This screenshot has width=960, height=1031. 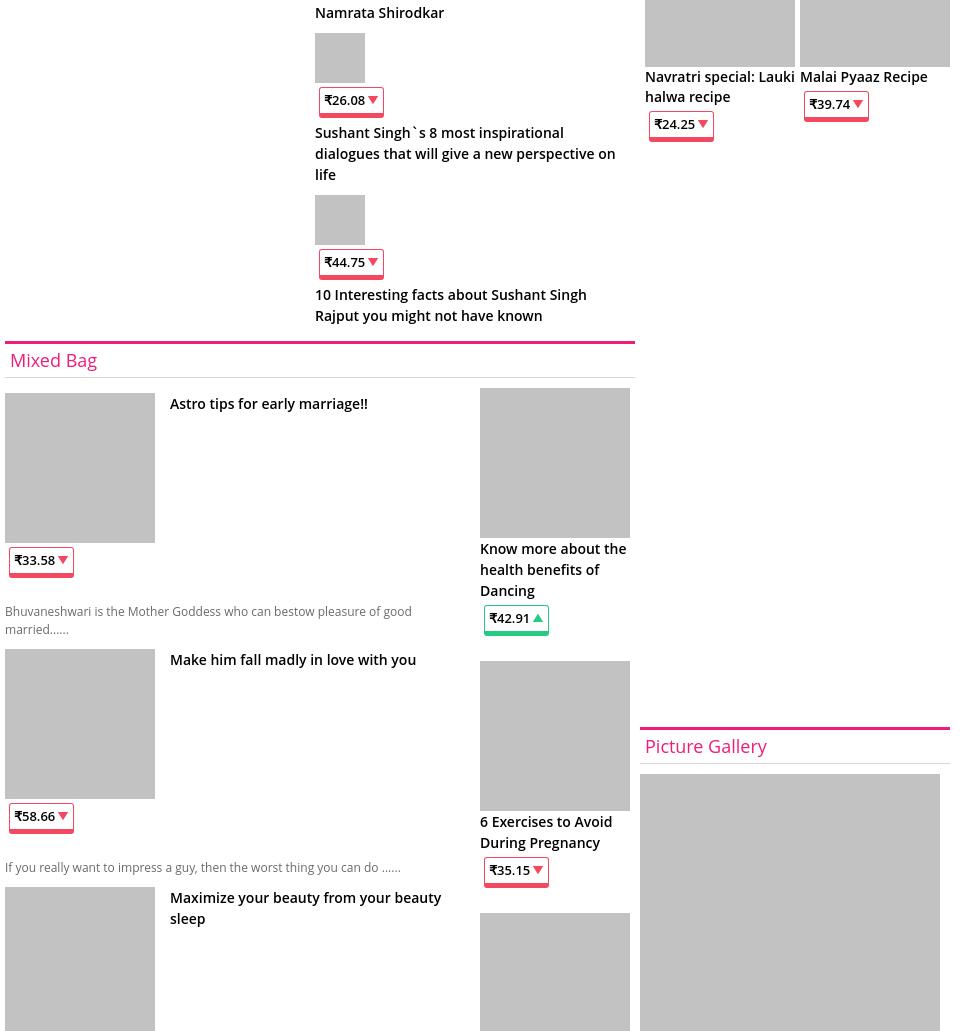 I want to click on 'Astro tips for early marriage!!', so click(x=267, y=401).